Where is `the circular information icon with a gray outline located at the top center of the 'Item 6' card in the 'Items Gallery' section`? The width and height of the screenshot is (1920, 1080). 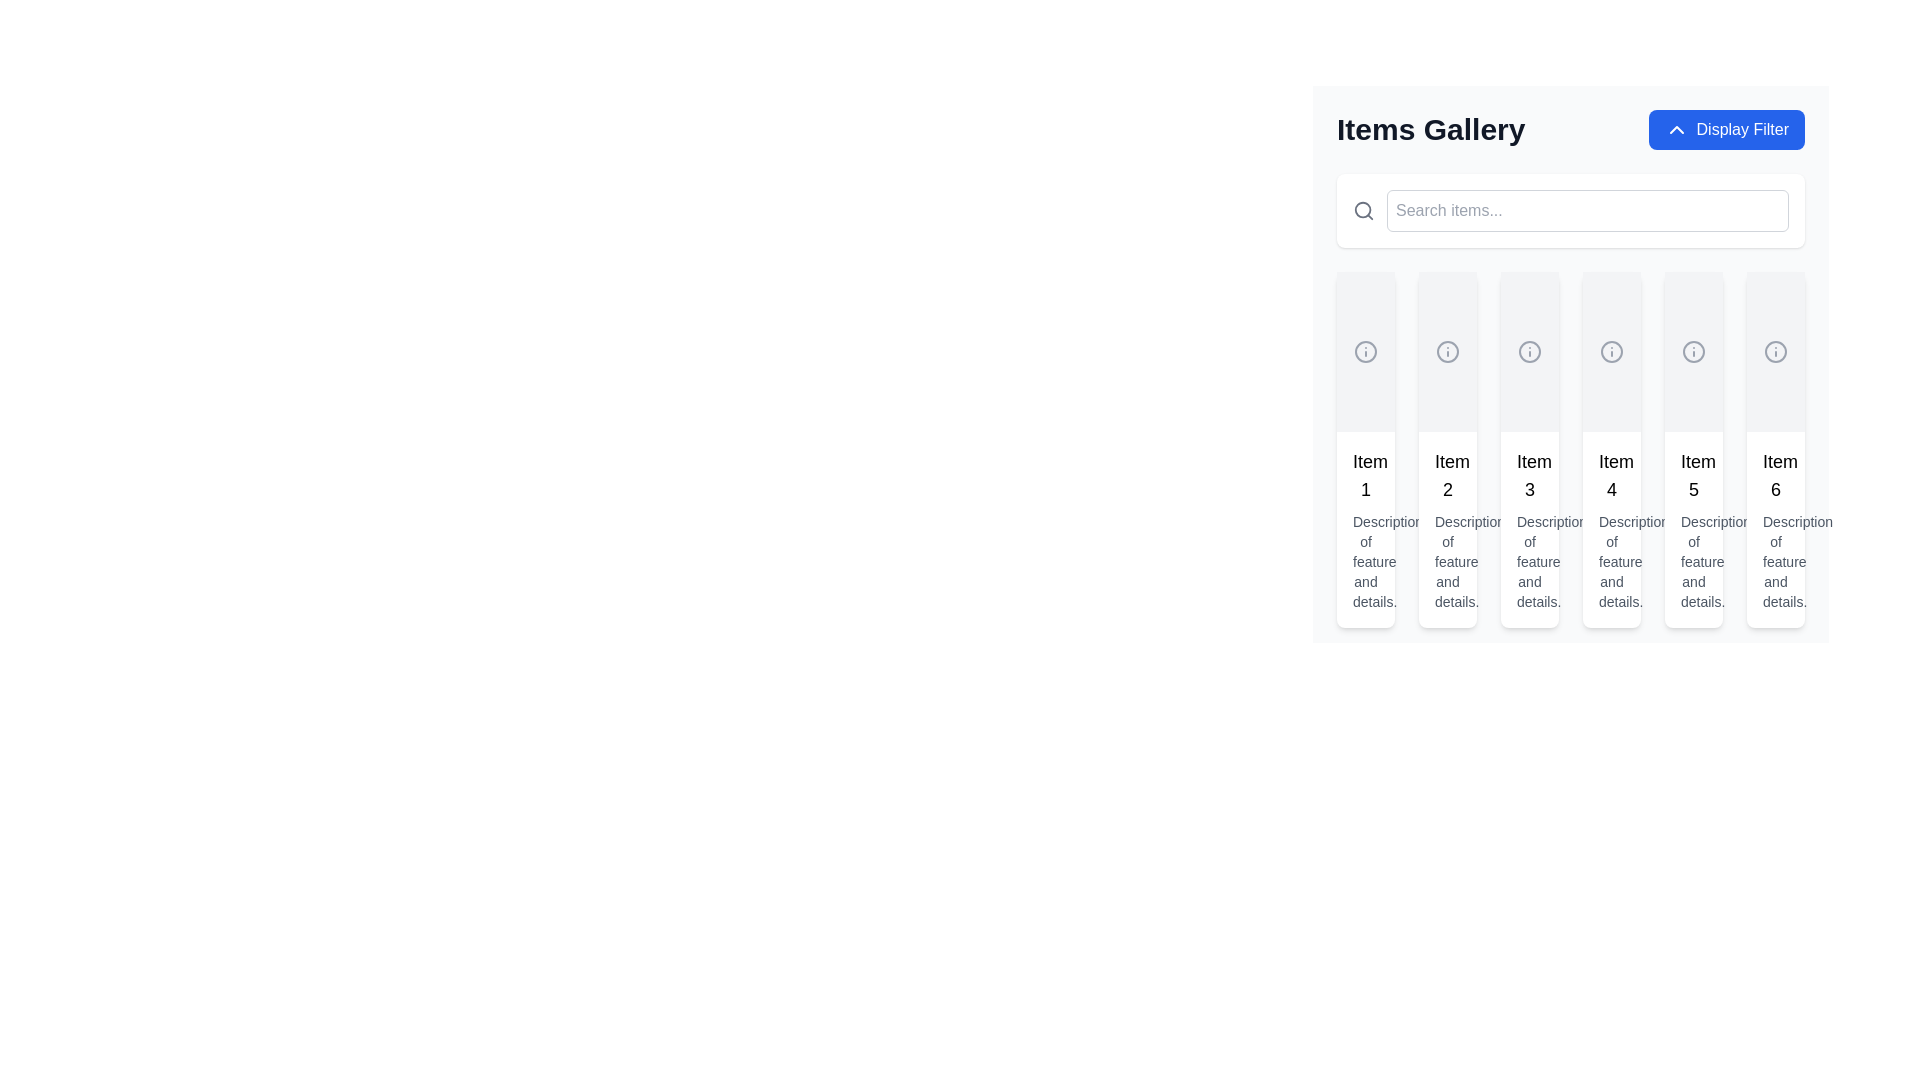 the circular information icon with a gray outline located at the top center of the 'Item 6' card in the 'Items Gallery' section is located at coordinates (1776, 350).